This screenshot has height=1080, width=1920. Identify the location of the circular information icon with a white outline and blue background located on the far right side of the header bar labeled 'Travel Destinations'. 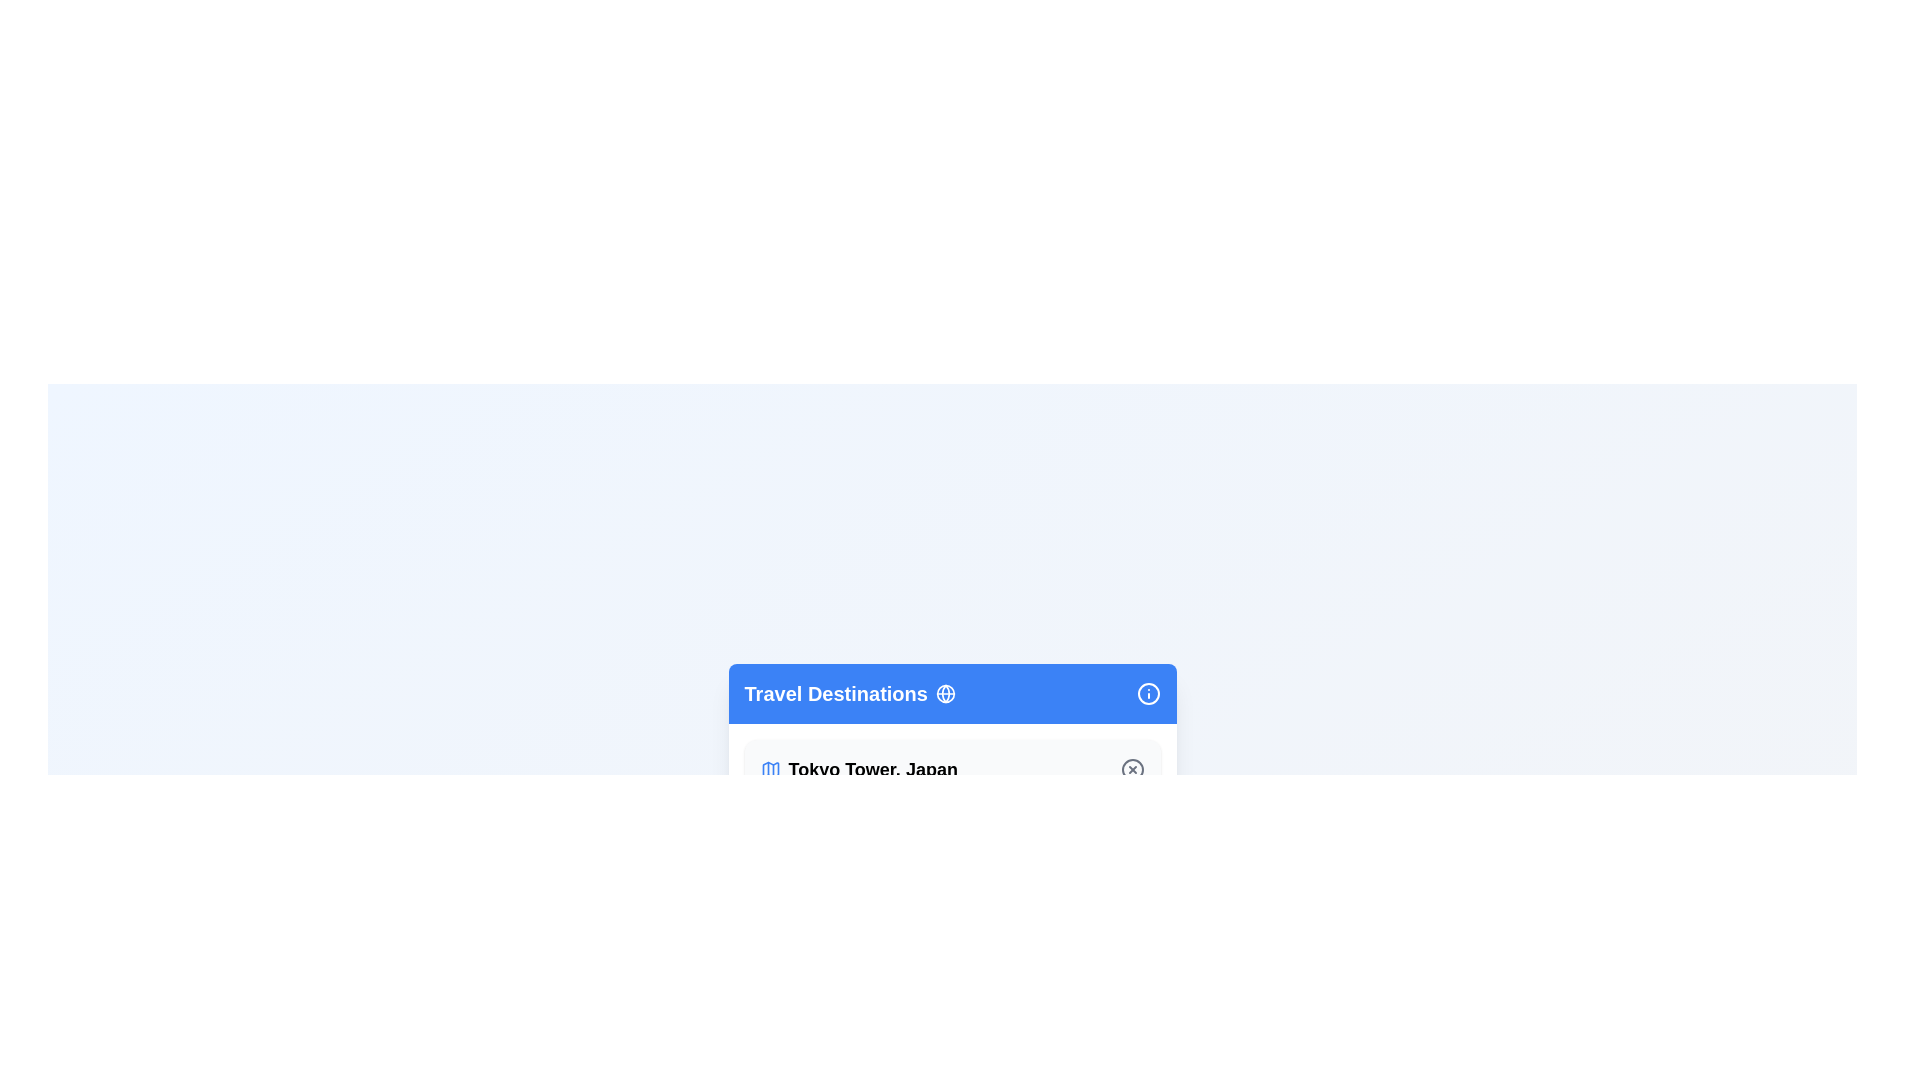
(1148, 693).